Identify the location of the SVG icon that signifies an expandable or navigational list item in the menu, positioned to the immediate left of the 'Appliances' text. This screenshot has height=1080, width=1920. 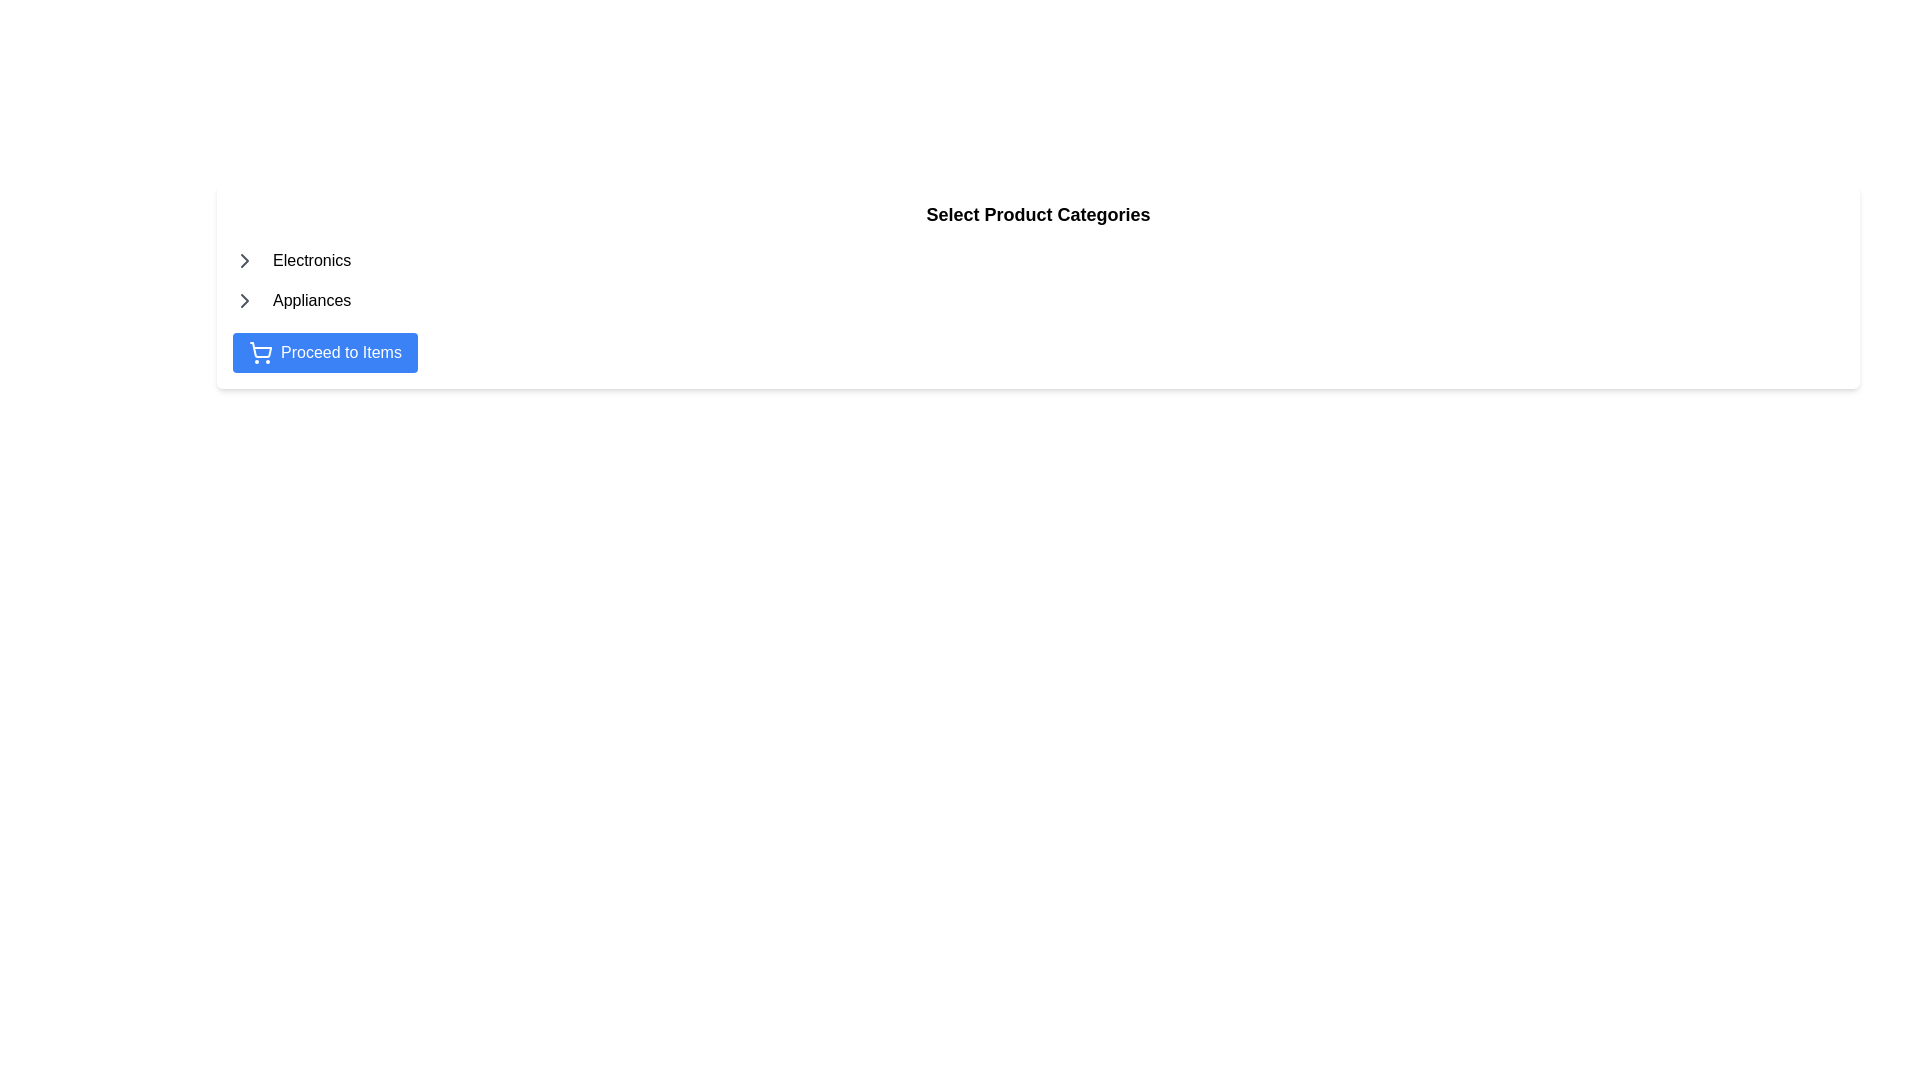
(243, 300).